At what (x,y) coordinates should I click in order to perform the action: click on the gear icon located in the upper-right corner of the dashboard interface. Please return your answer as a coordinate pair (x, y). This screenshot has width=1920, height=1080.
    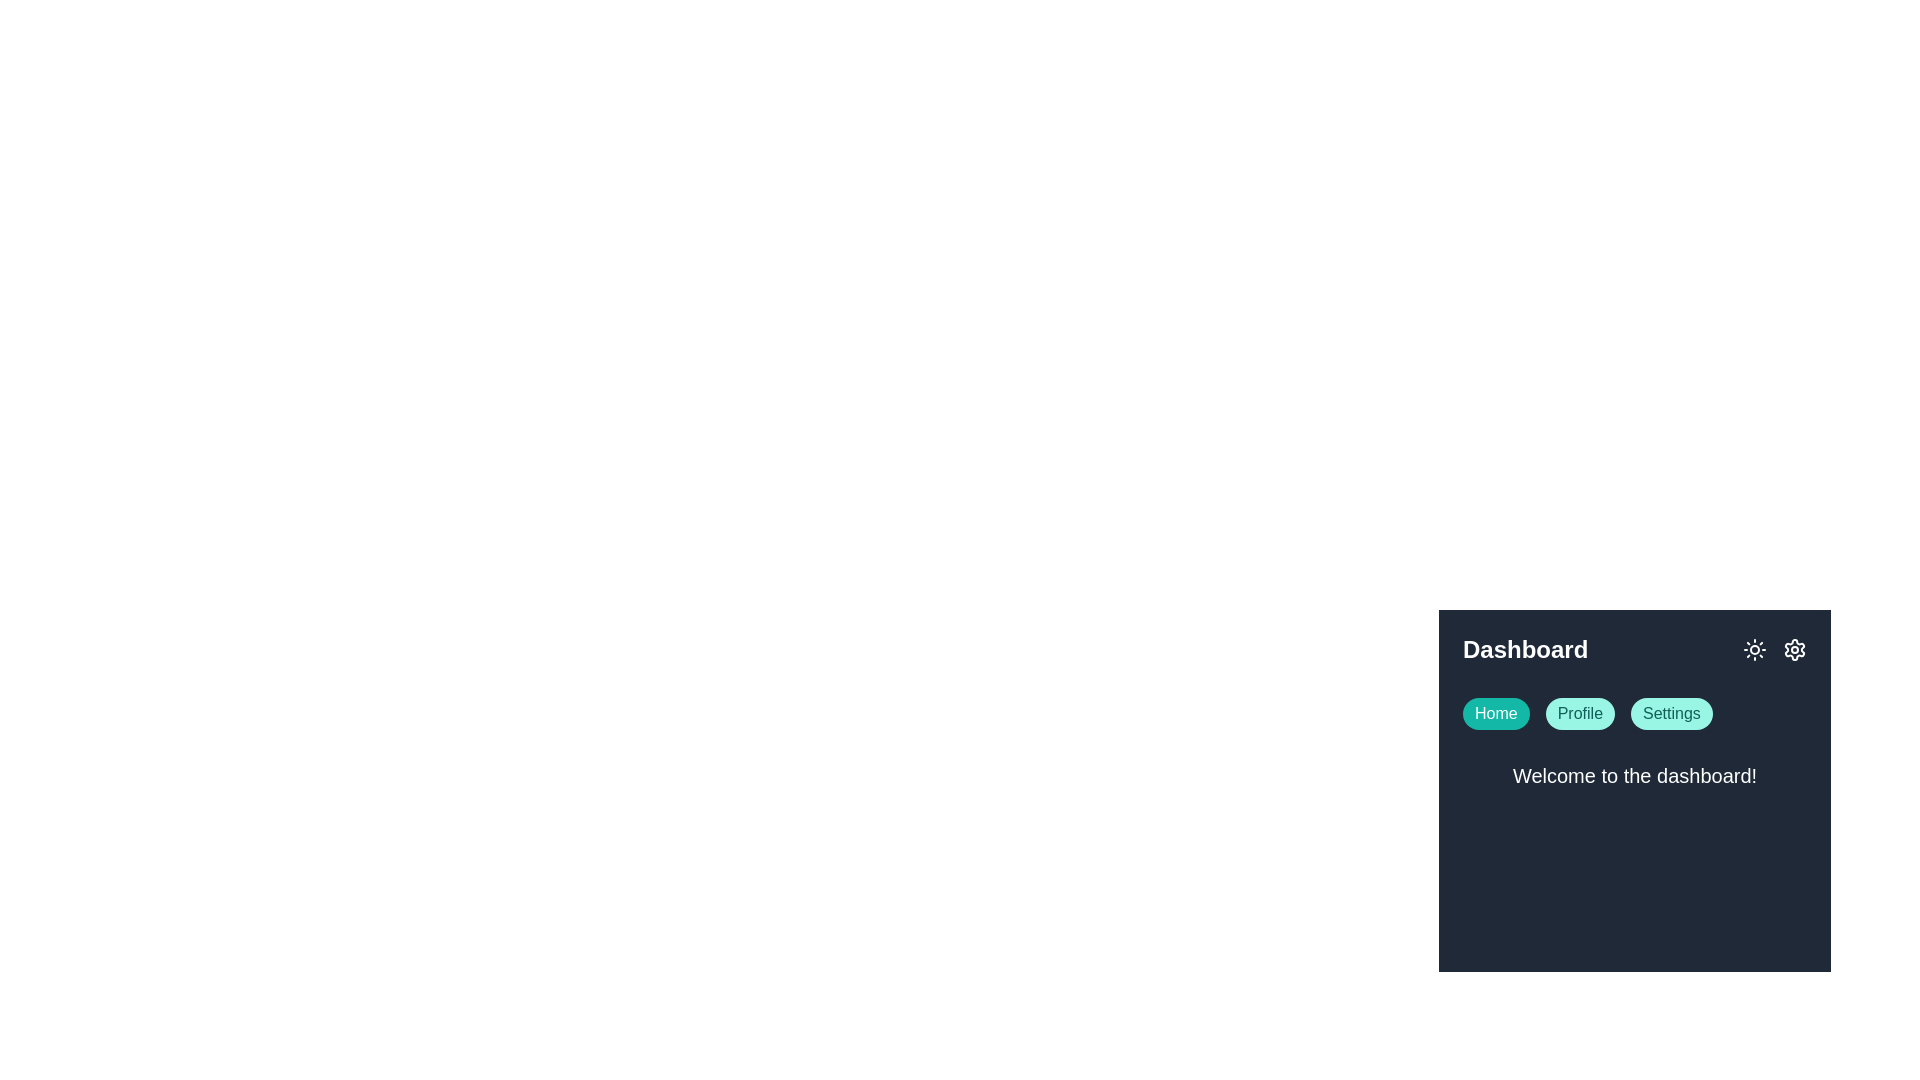
    Looking at the image, I should click on (1795, 650).